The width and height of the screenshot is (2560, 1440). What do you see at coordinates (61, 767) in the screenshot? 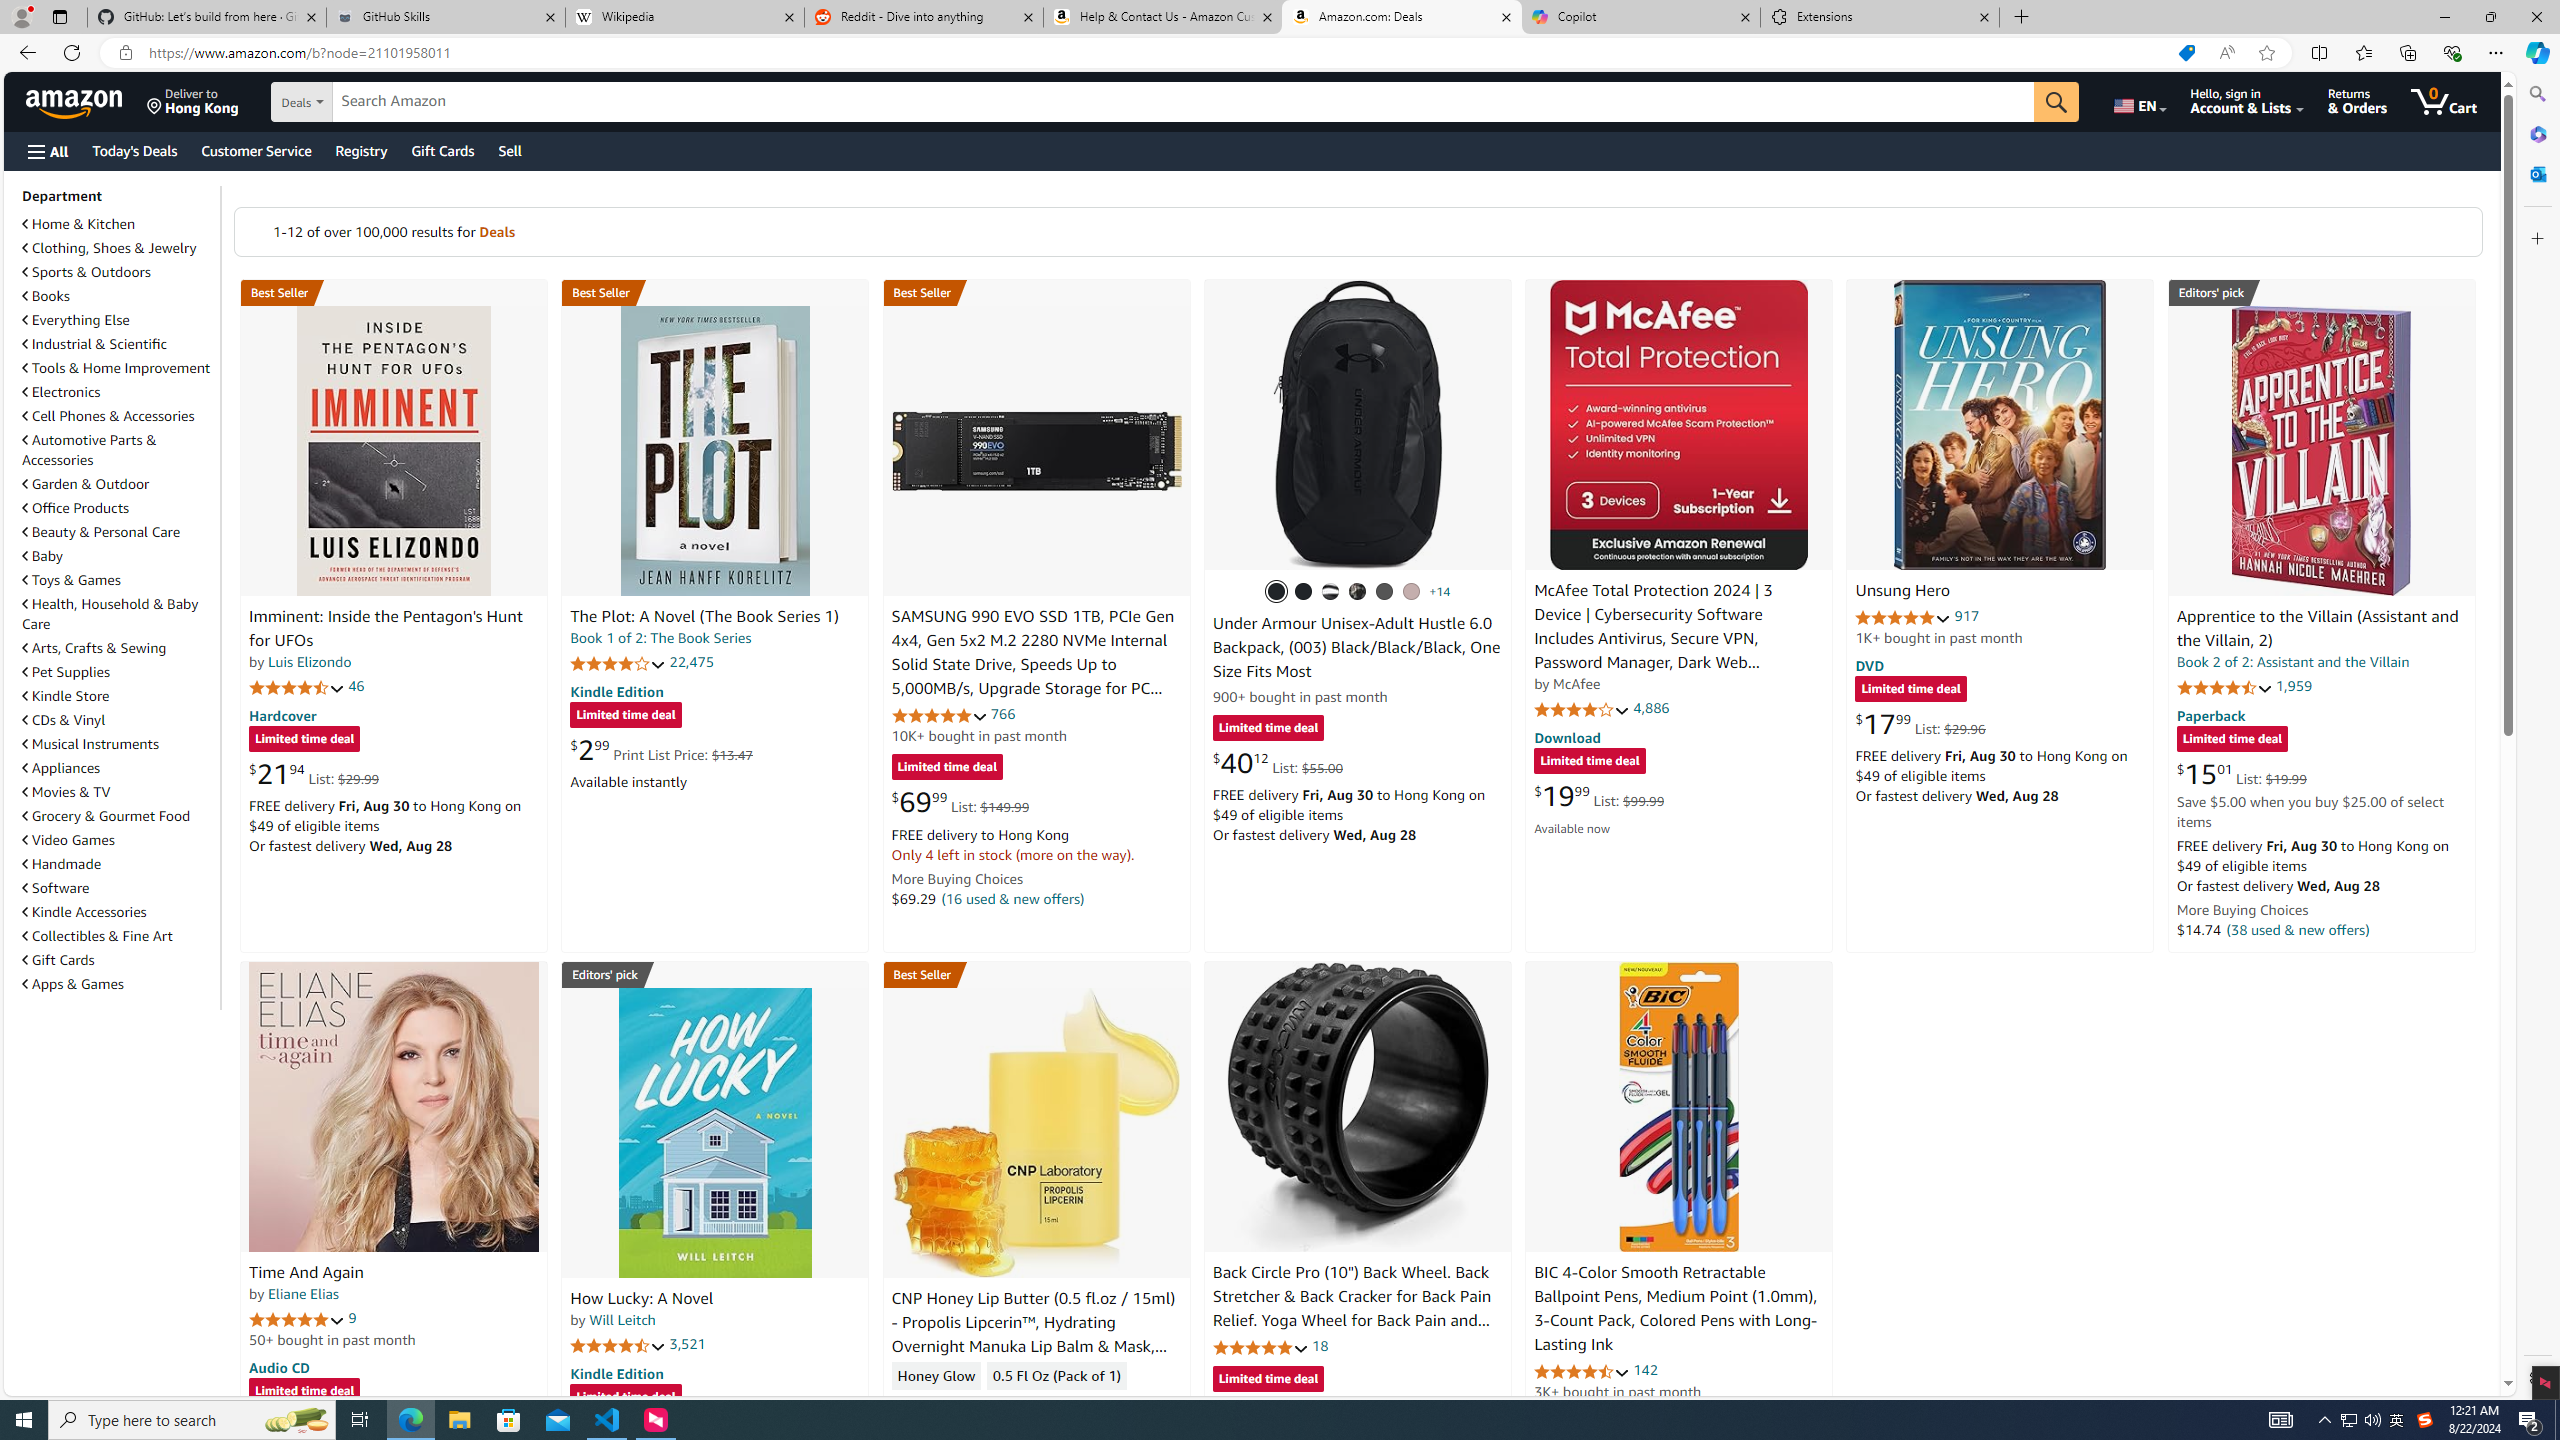
I see `'Appliances'` at bounding box center [61, 767].